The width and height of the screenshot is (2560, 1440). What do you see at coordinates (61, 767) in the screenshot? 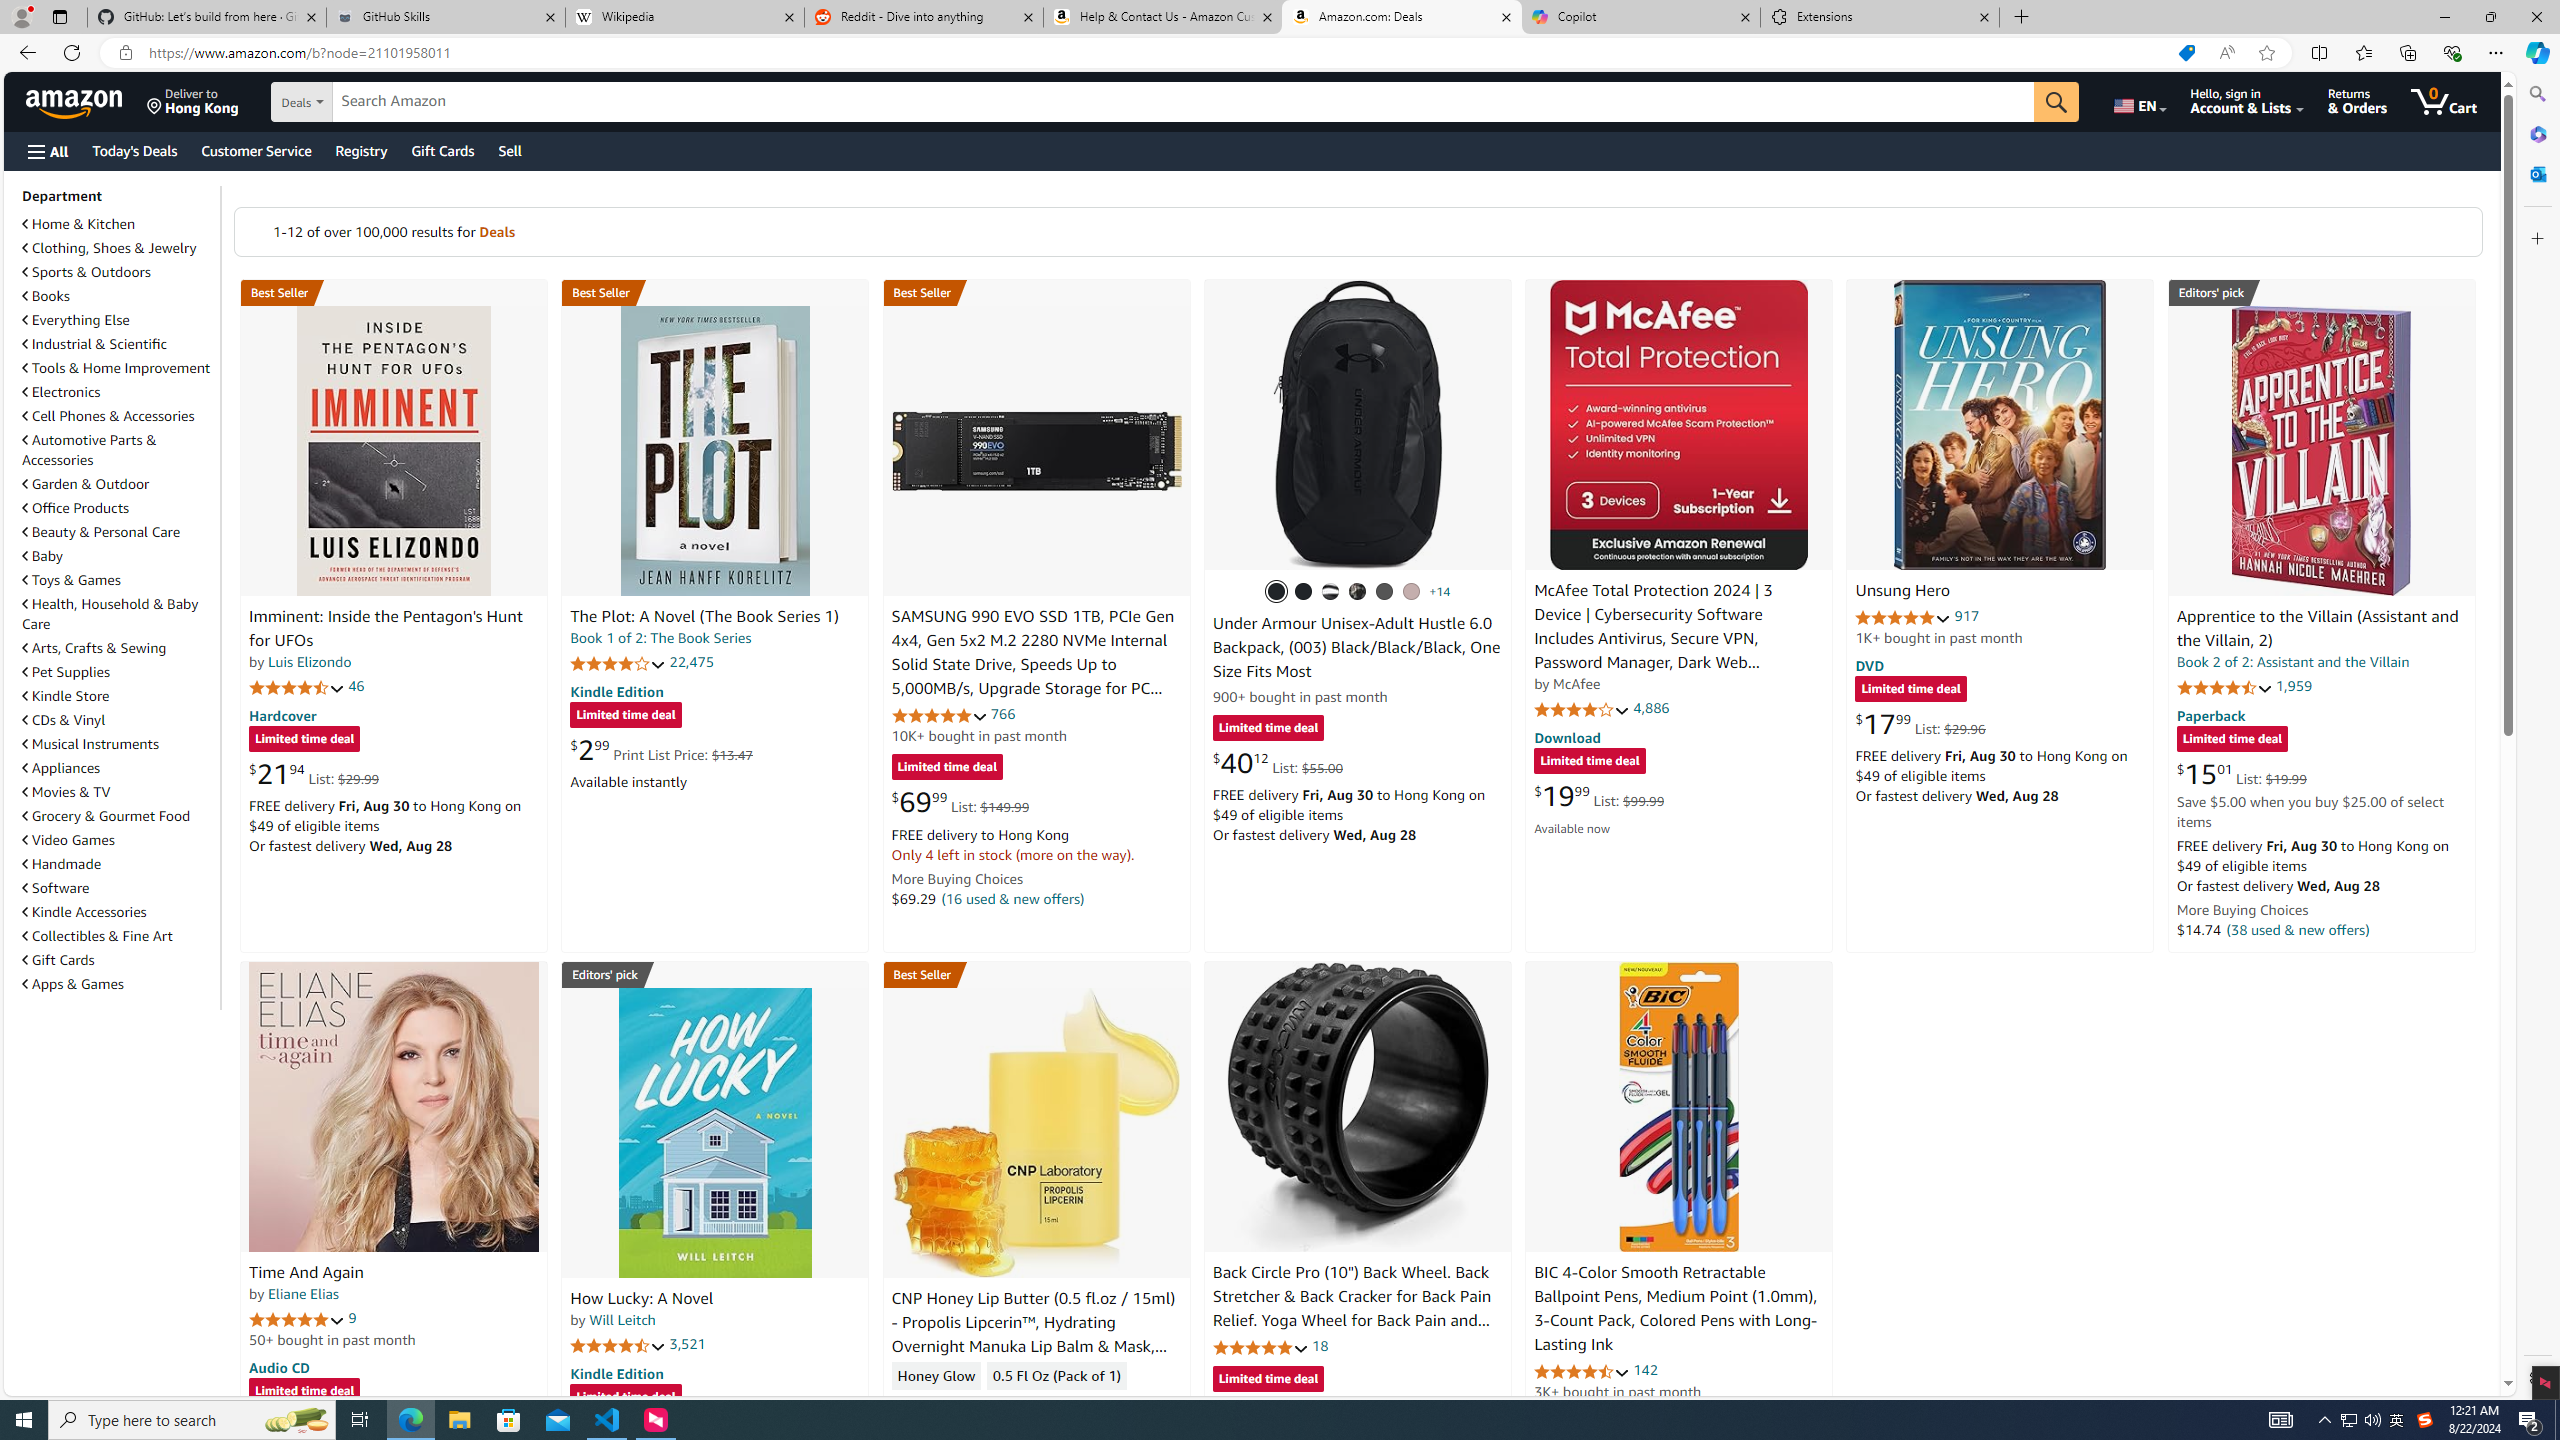
I see `'Appliances'` at bounding box center [61, 767].